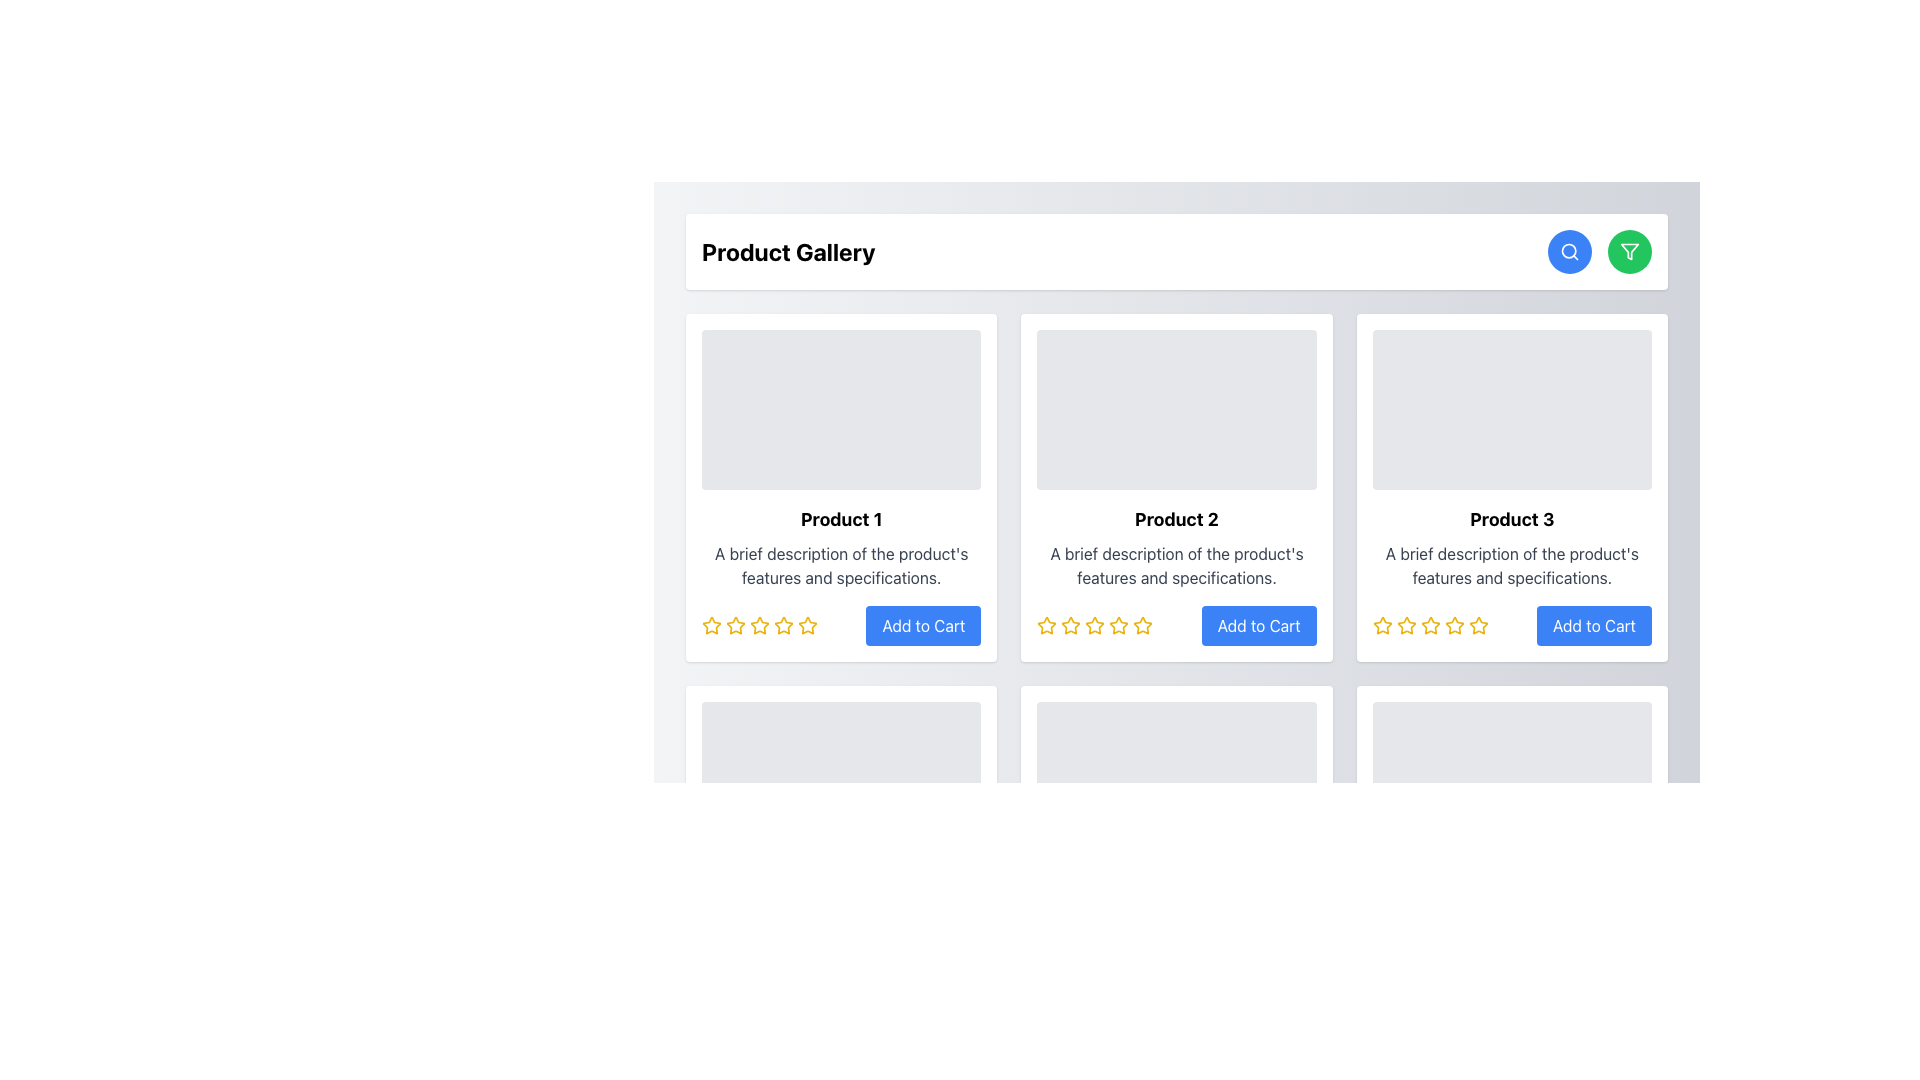  I want to click on text block containing 'A brief description of the product's features and specifications.' which is centrally aligned under the product title 'Product 2', so click(1176, 566).